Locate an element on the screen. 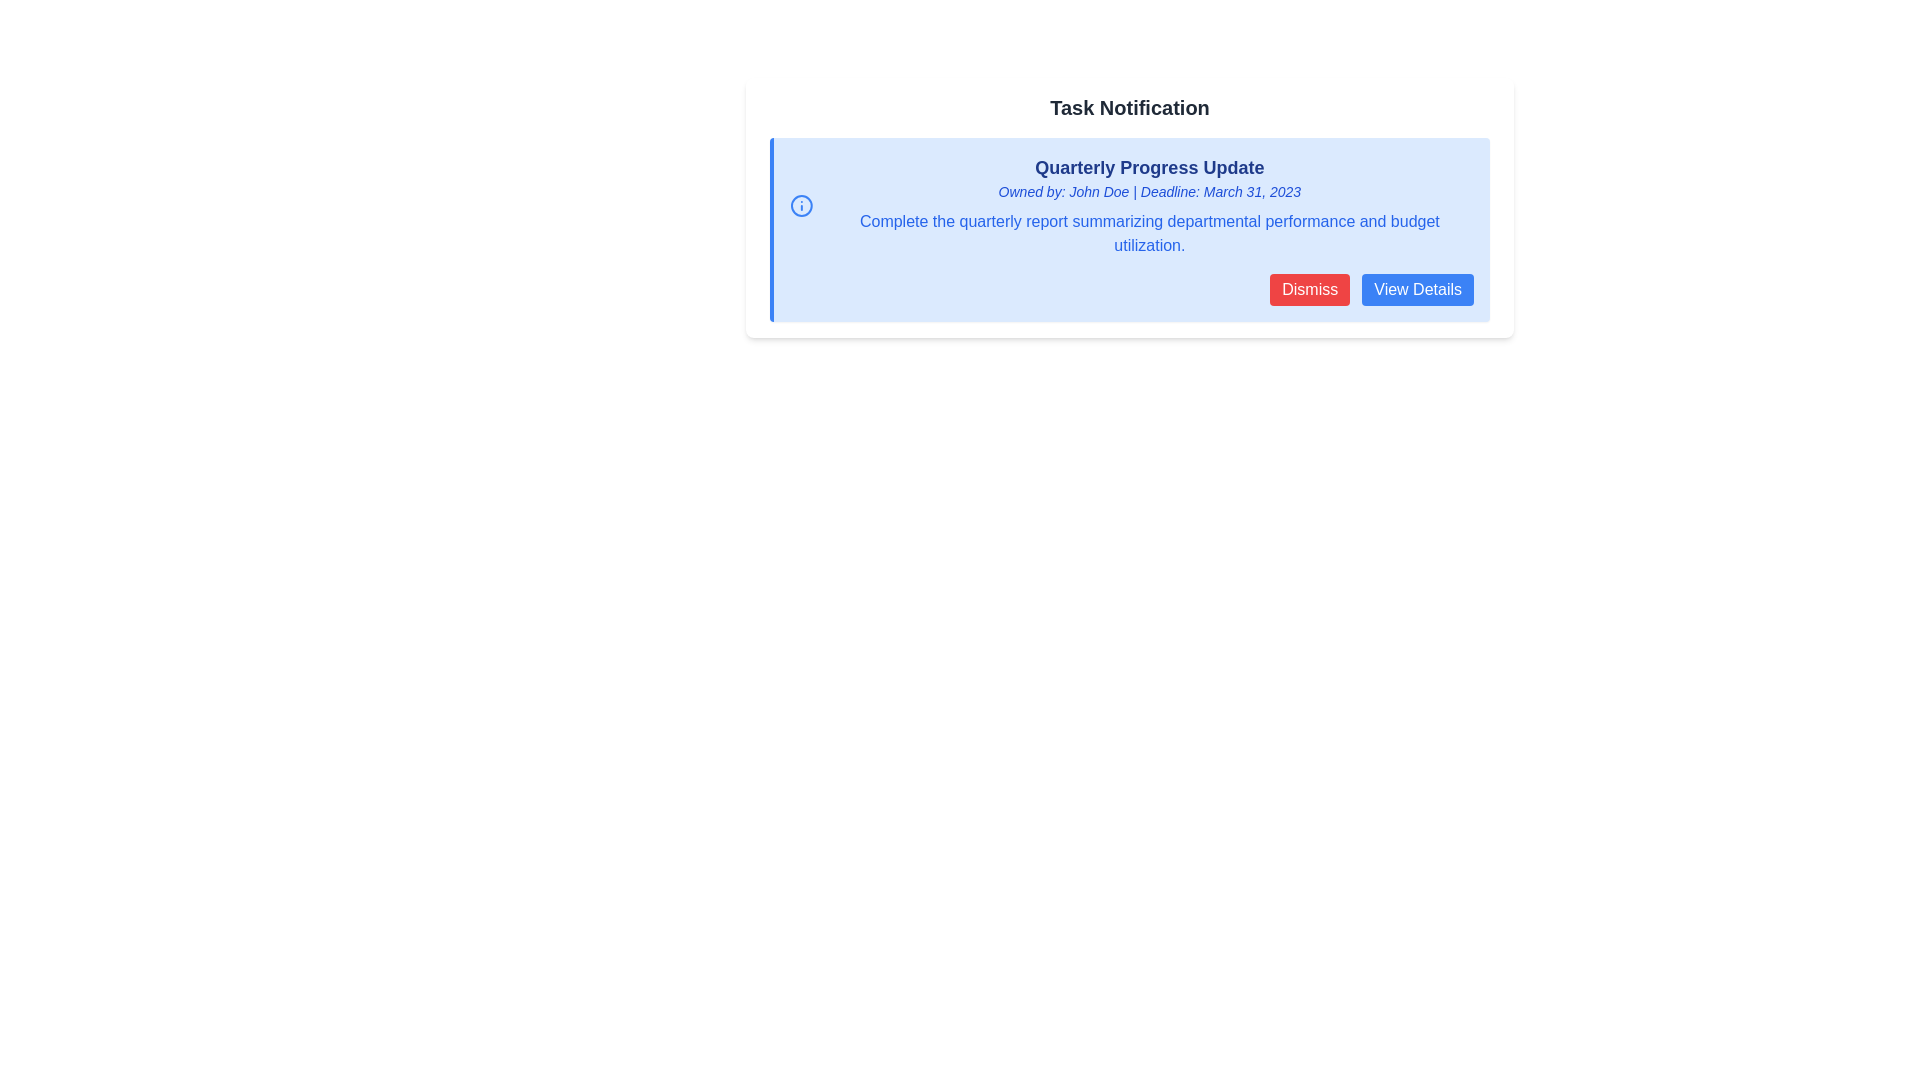  the 'Task Notification' heading element, which is a bold and large text display styled in grey, located at the top of a card component is located at coordinates (1129, 108).